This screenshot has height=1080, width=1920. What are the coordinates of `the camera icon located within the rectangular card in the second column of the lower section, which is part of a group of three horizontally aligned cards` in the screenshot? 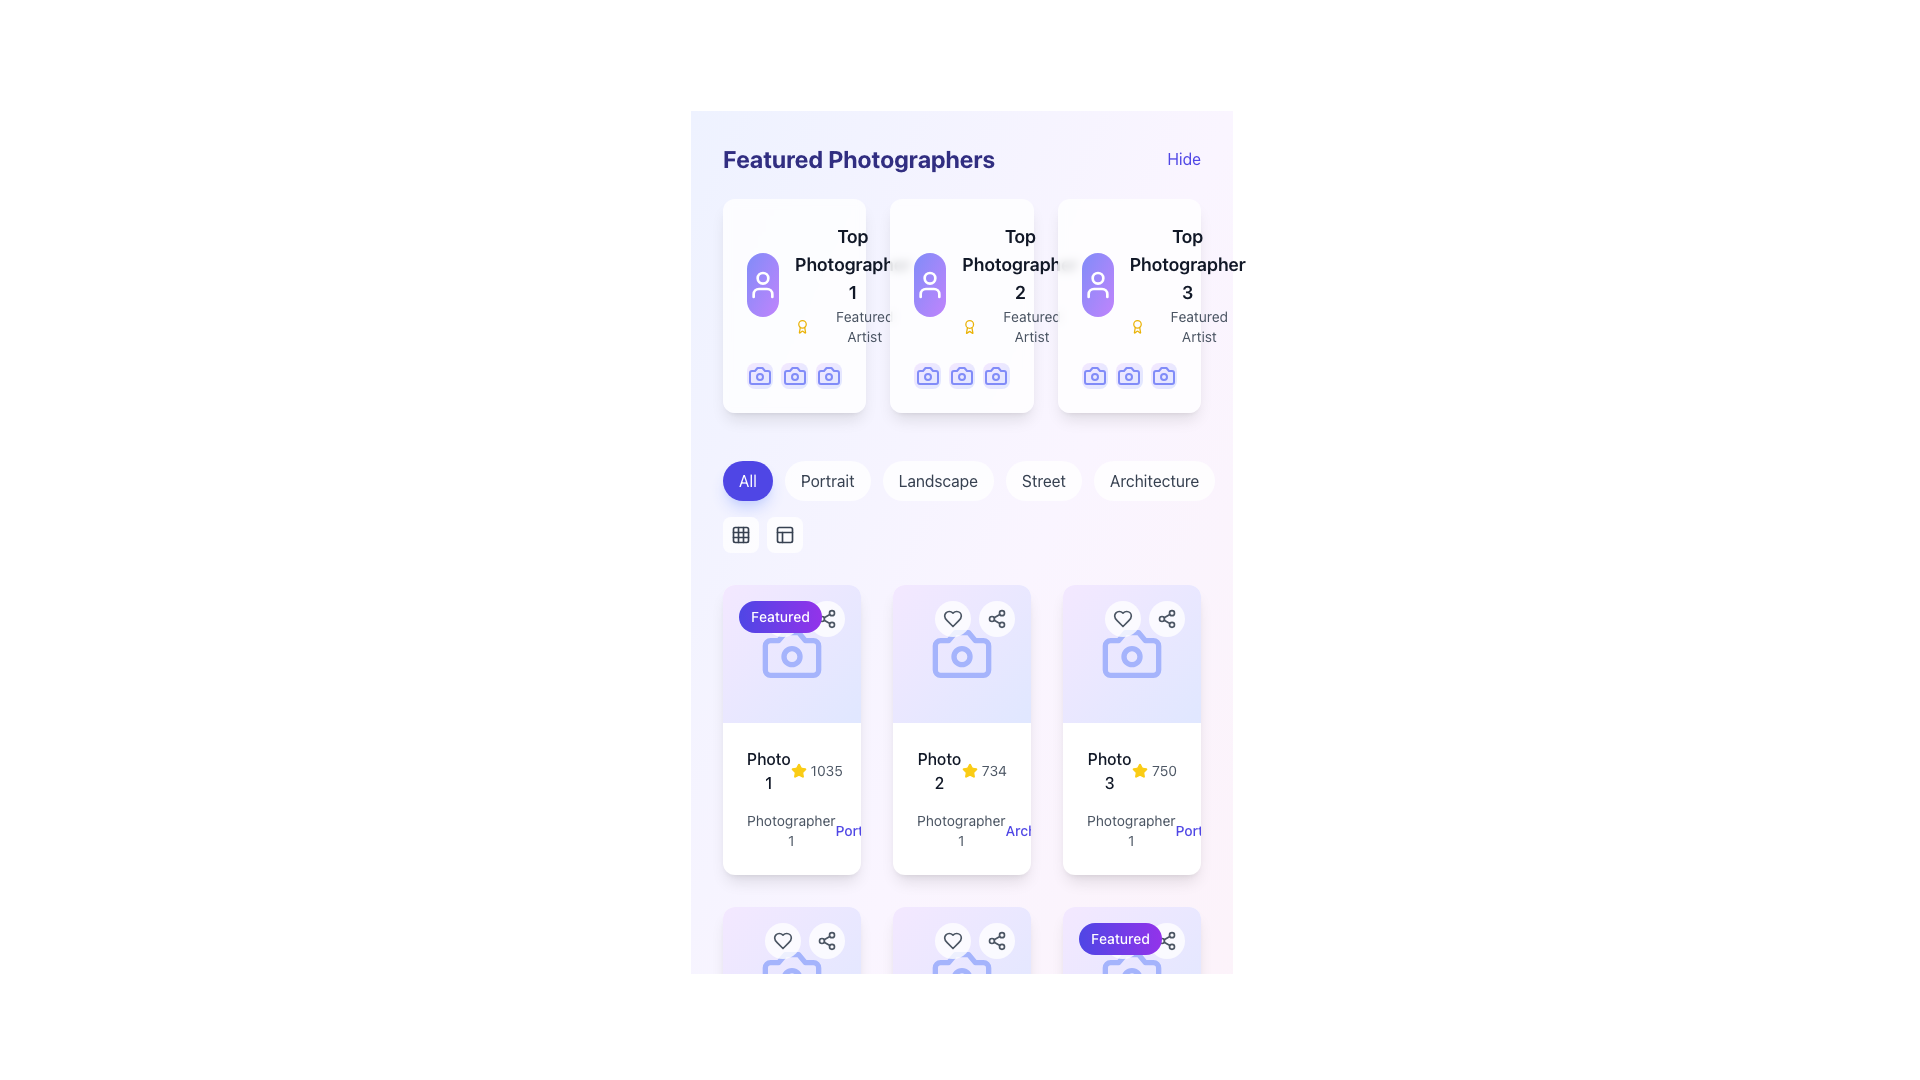 It's located at (961, 654).